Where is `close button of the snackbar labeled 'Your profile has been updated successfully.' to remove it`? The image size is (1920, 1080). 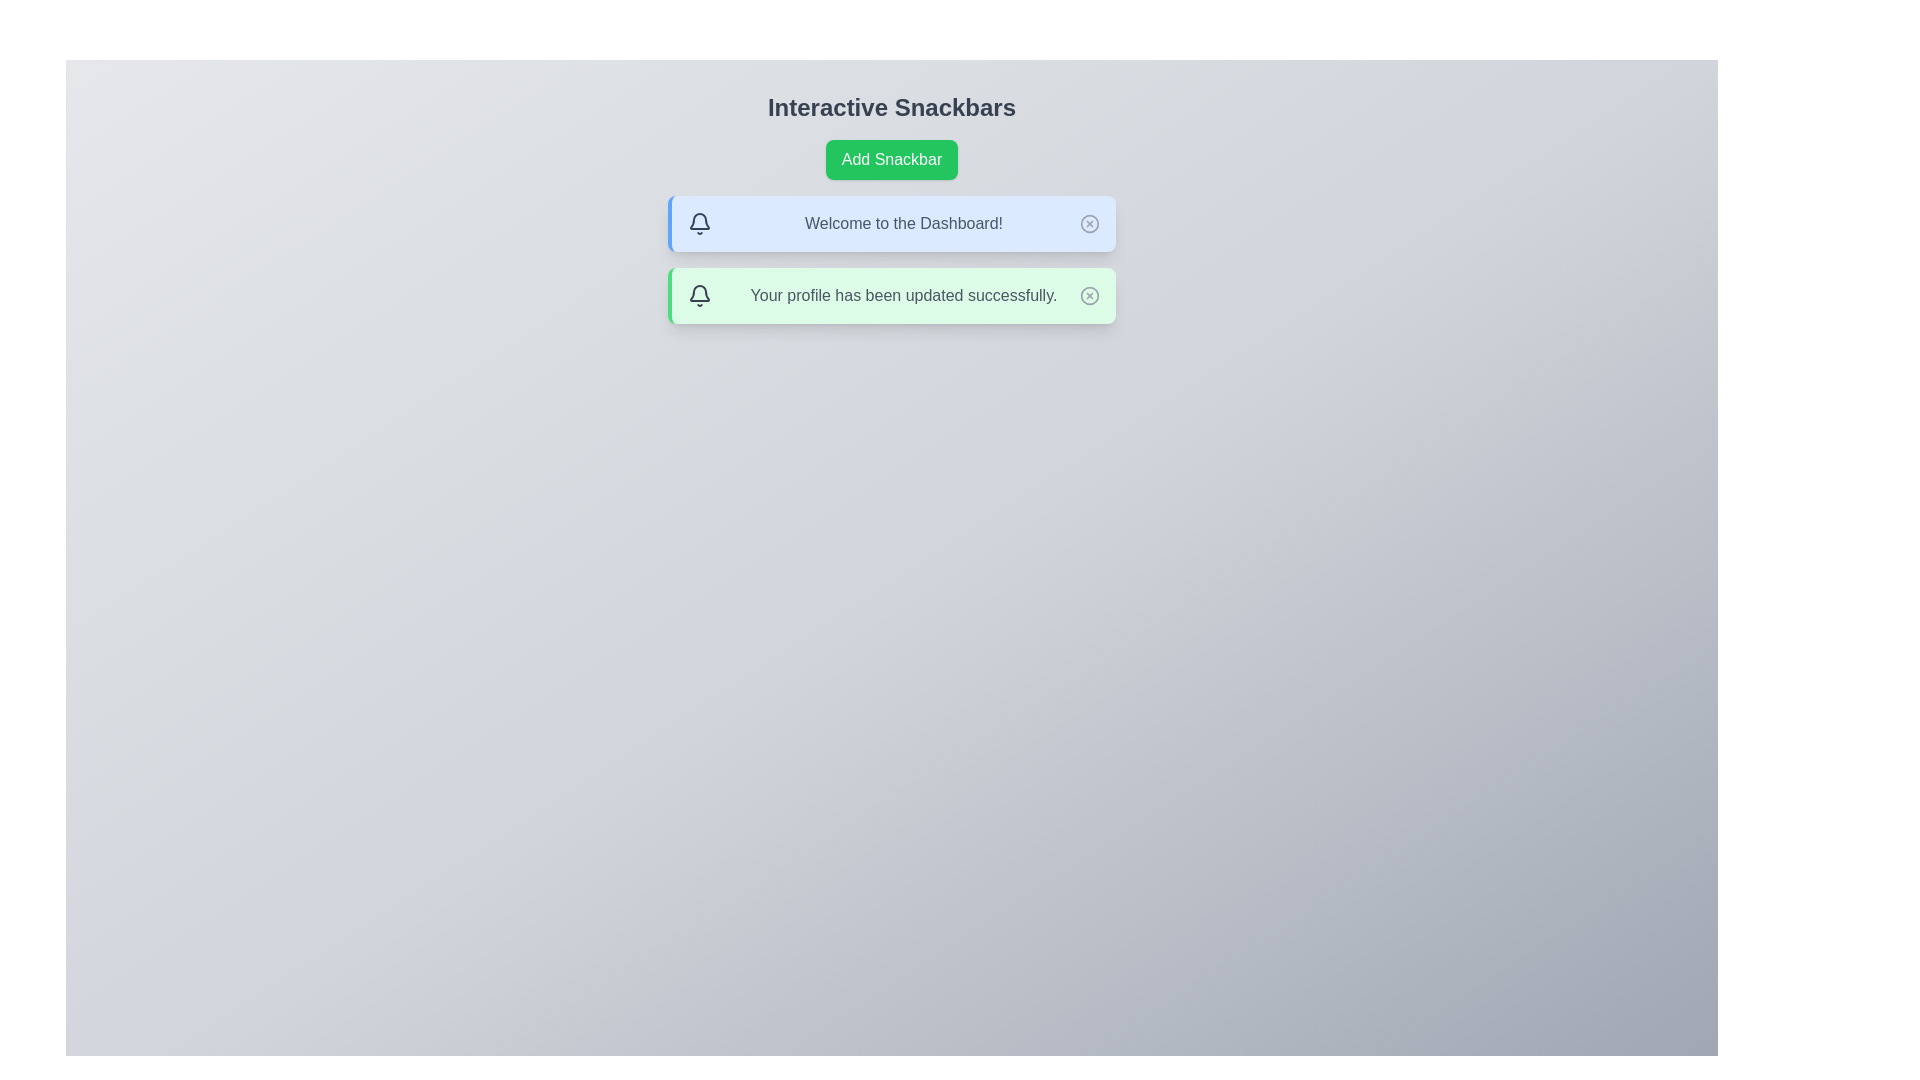
close button of the snackbar labeled 'Your profile has been updated successfully.' to remove it is located at coordinates (1088, 296).